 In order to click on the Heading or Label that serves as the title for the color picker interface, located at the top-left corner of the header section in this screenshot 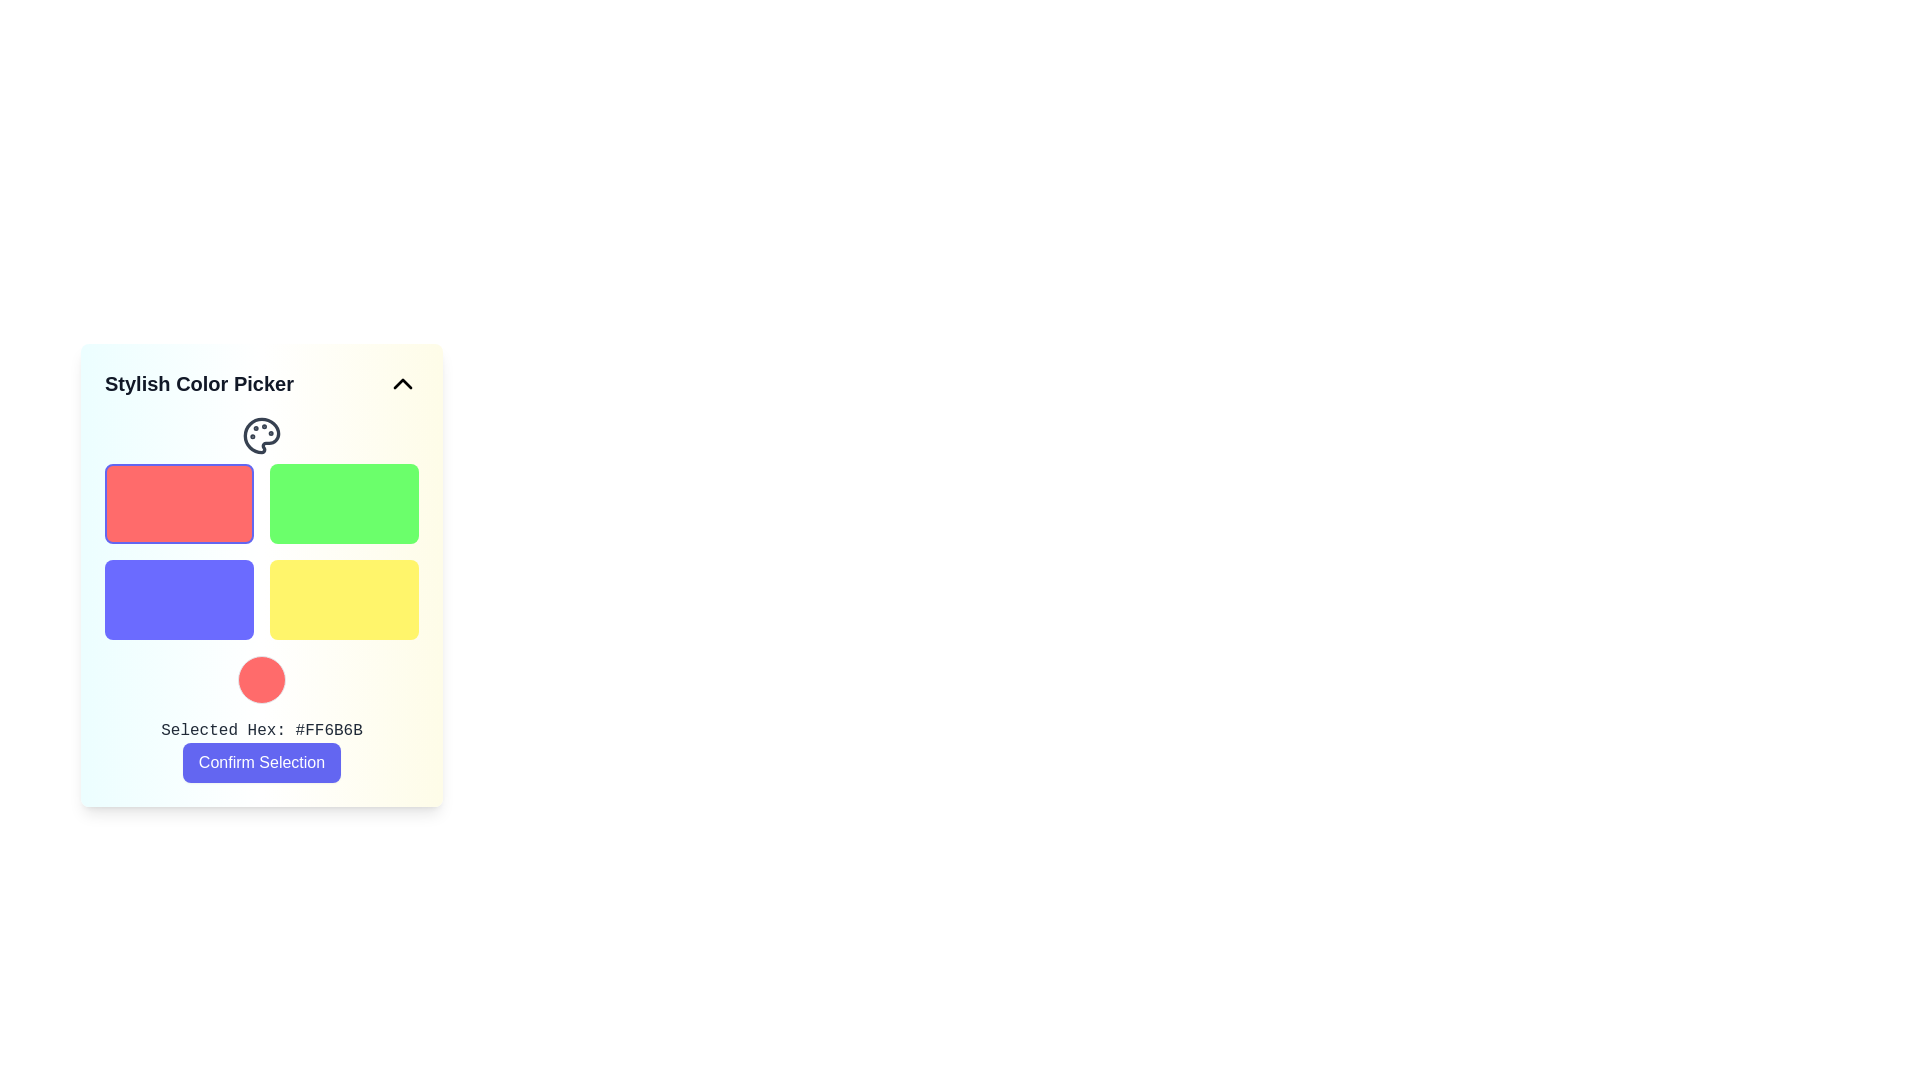, I will do `click(199, 384)`.